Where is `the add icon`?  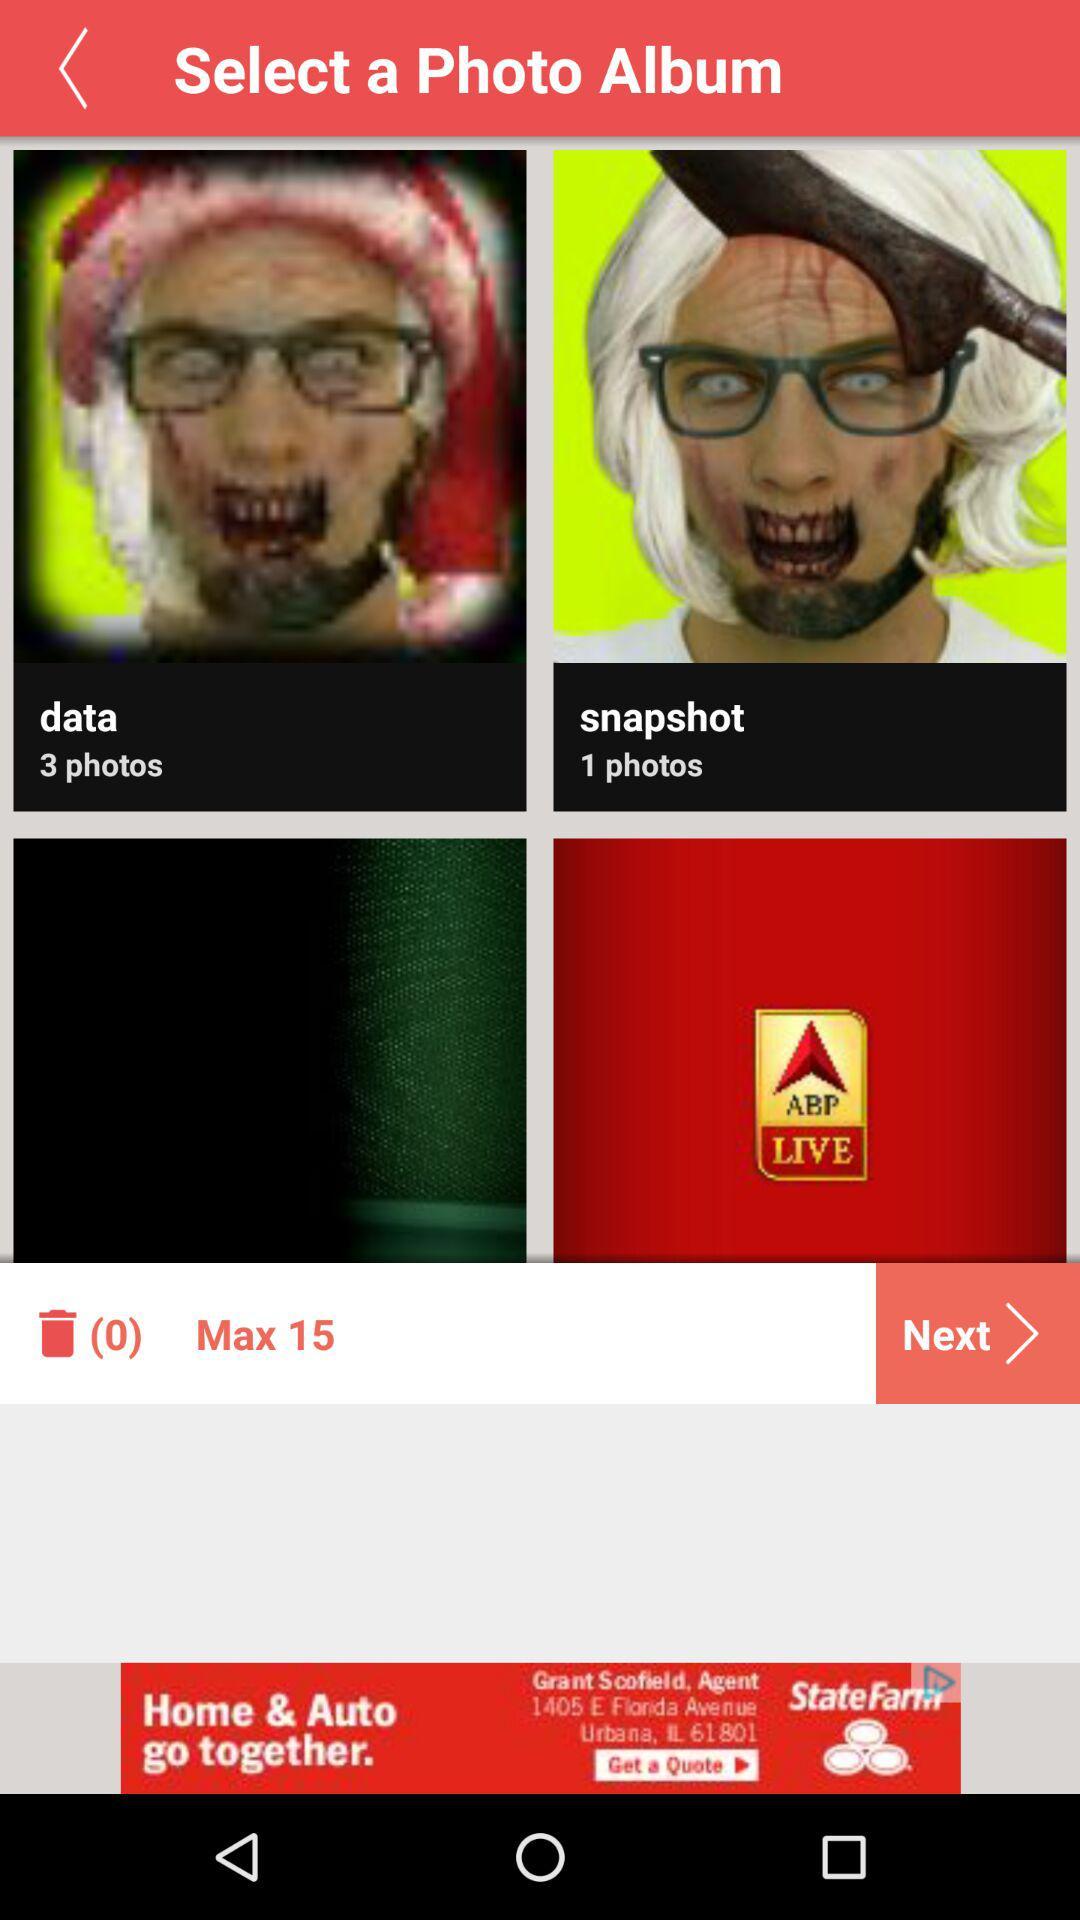 the add icon is located at coordinates (538, 1082).